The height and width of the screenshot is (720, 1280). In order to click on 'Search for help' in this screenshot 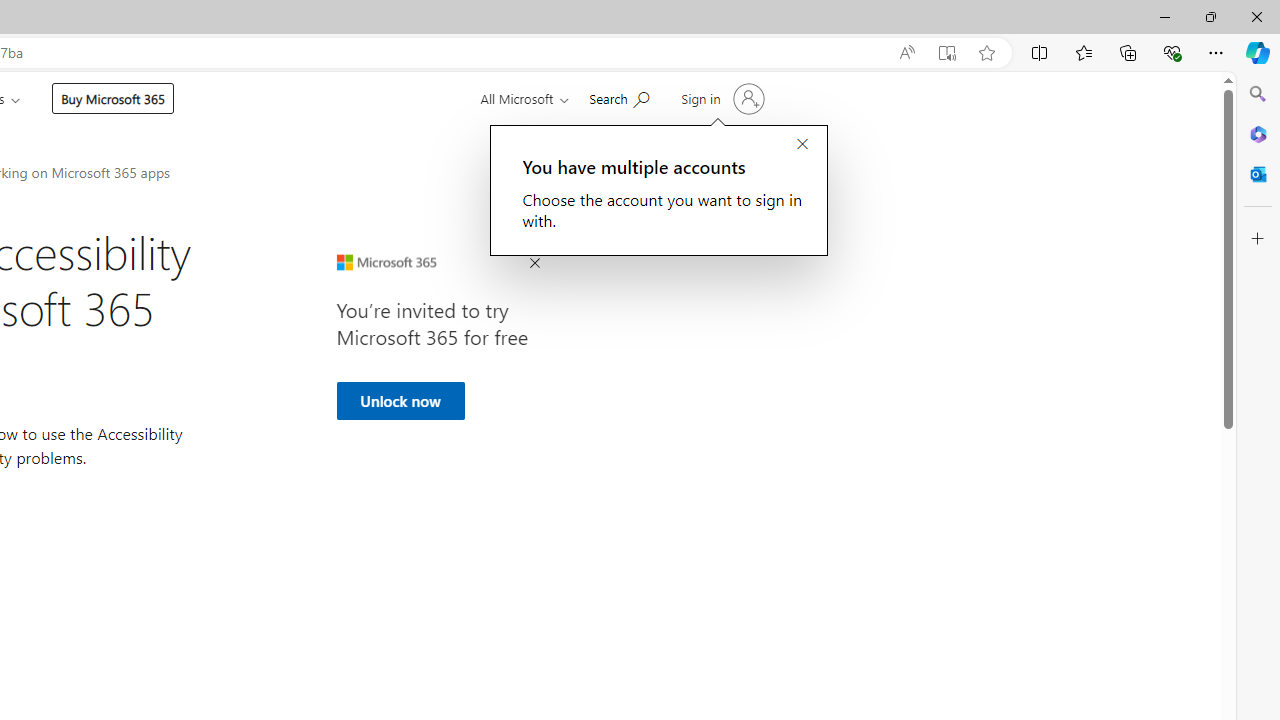, I will do `click(618, 97)`.